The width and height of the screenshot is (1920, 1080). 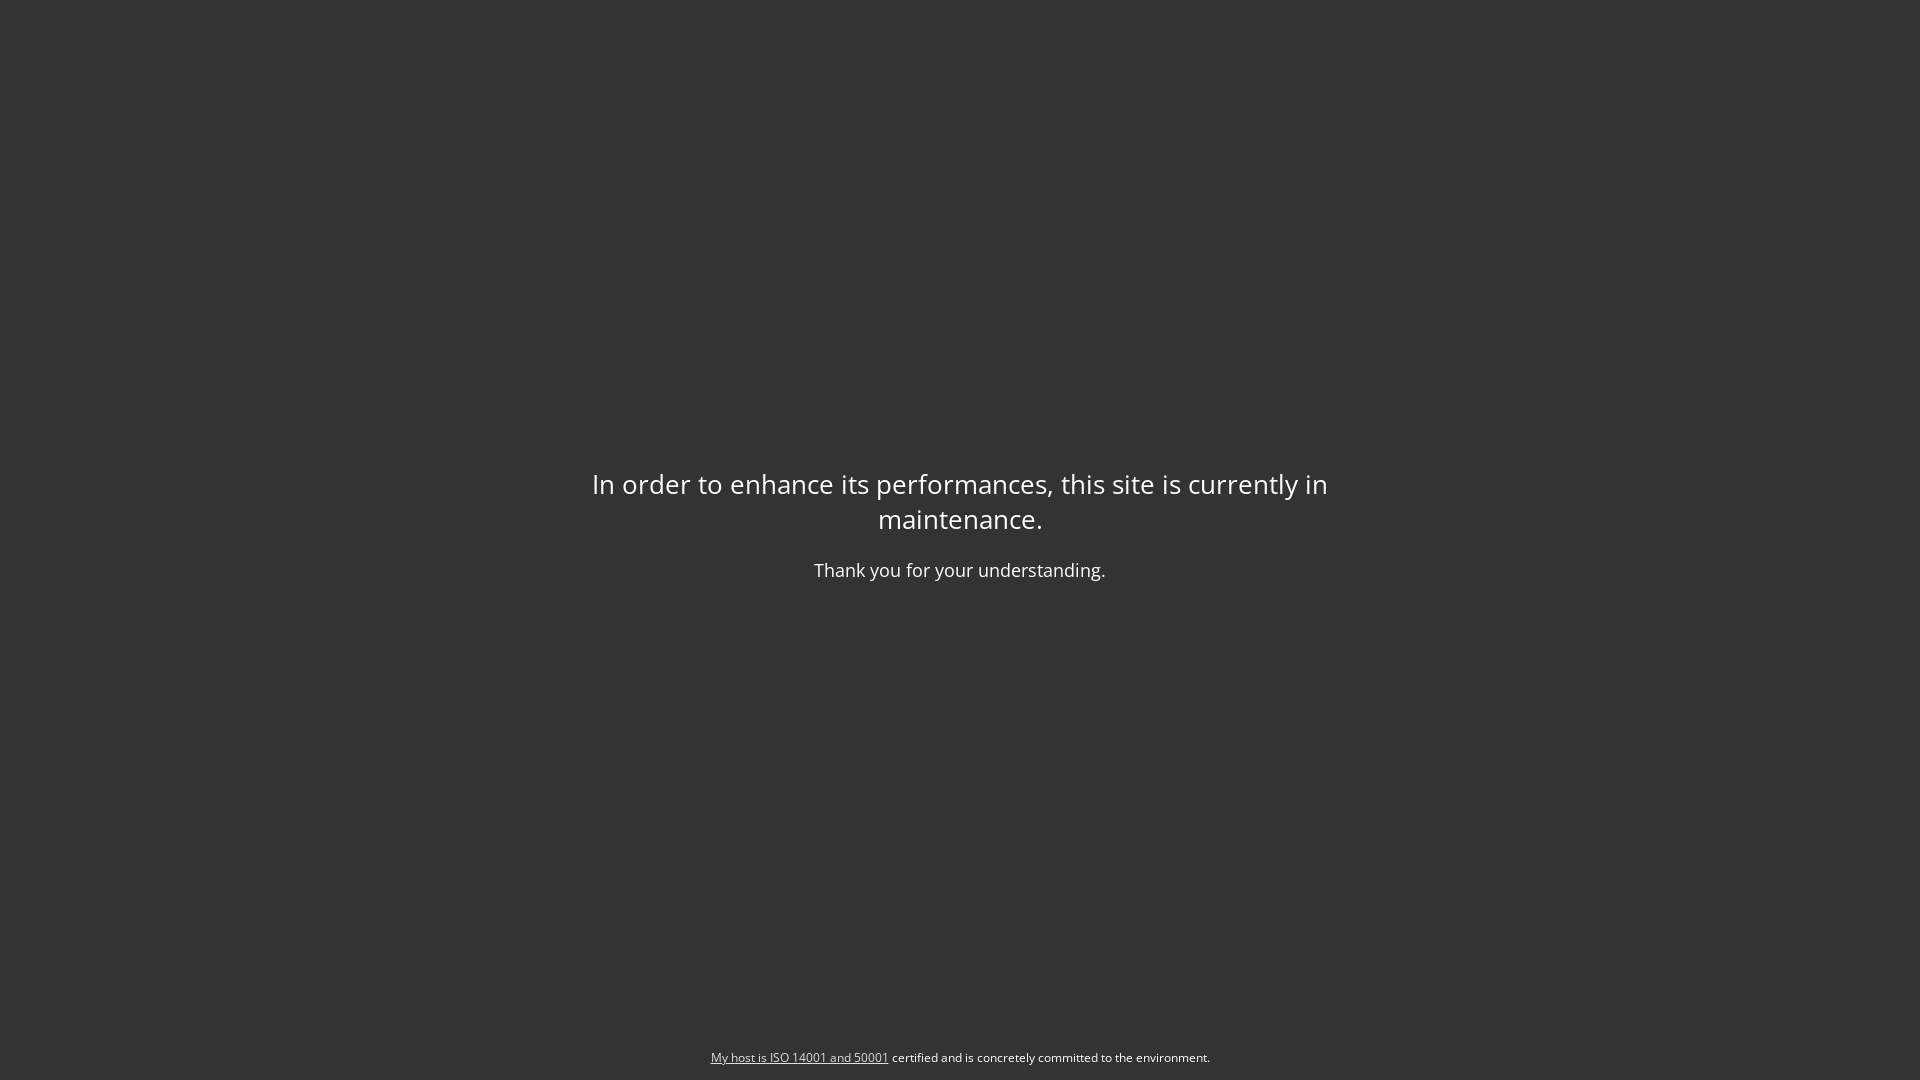 What do you see at coordinates (797, 1056) in the screenshot?
I see `'My host is ISO 14001 and 50001'` at bounding box center [797, 1056].